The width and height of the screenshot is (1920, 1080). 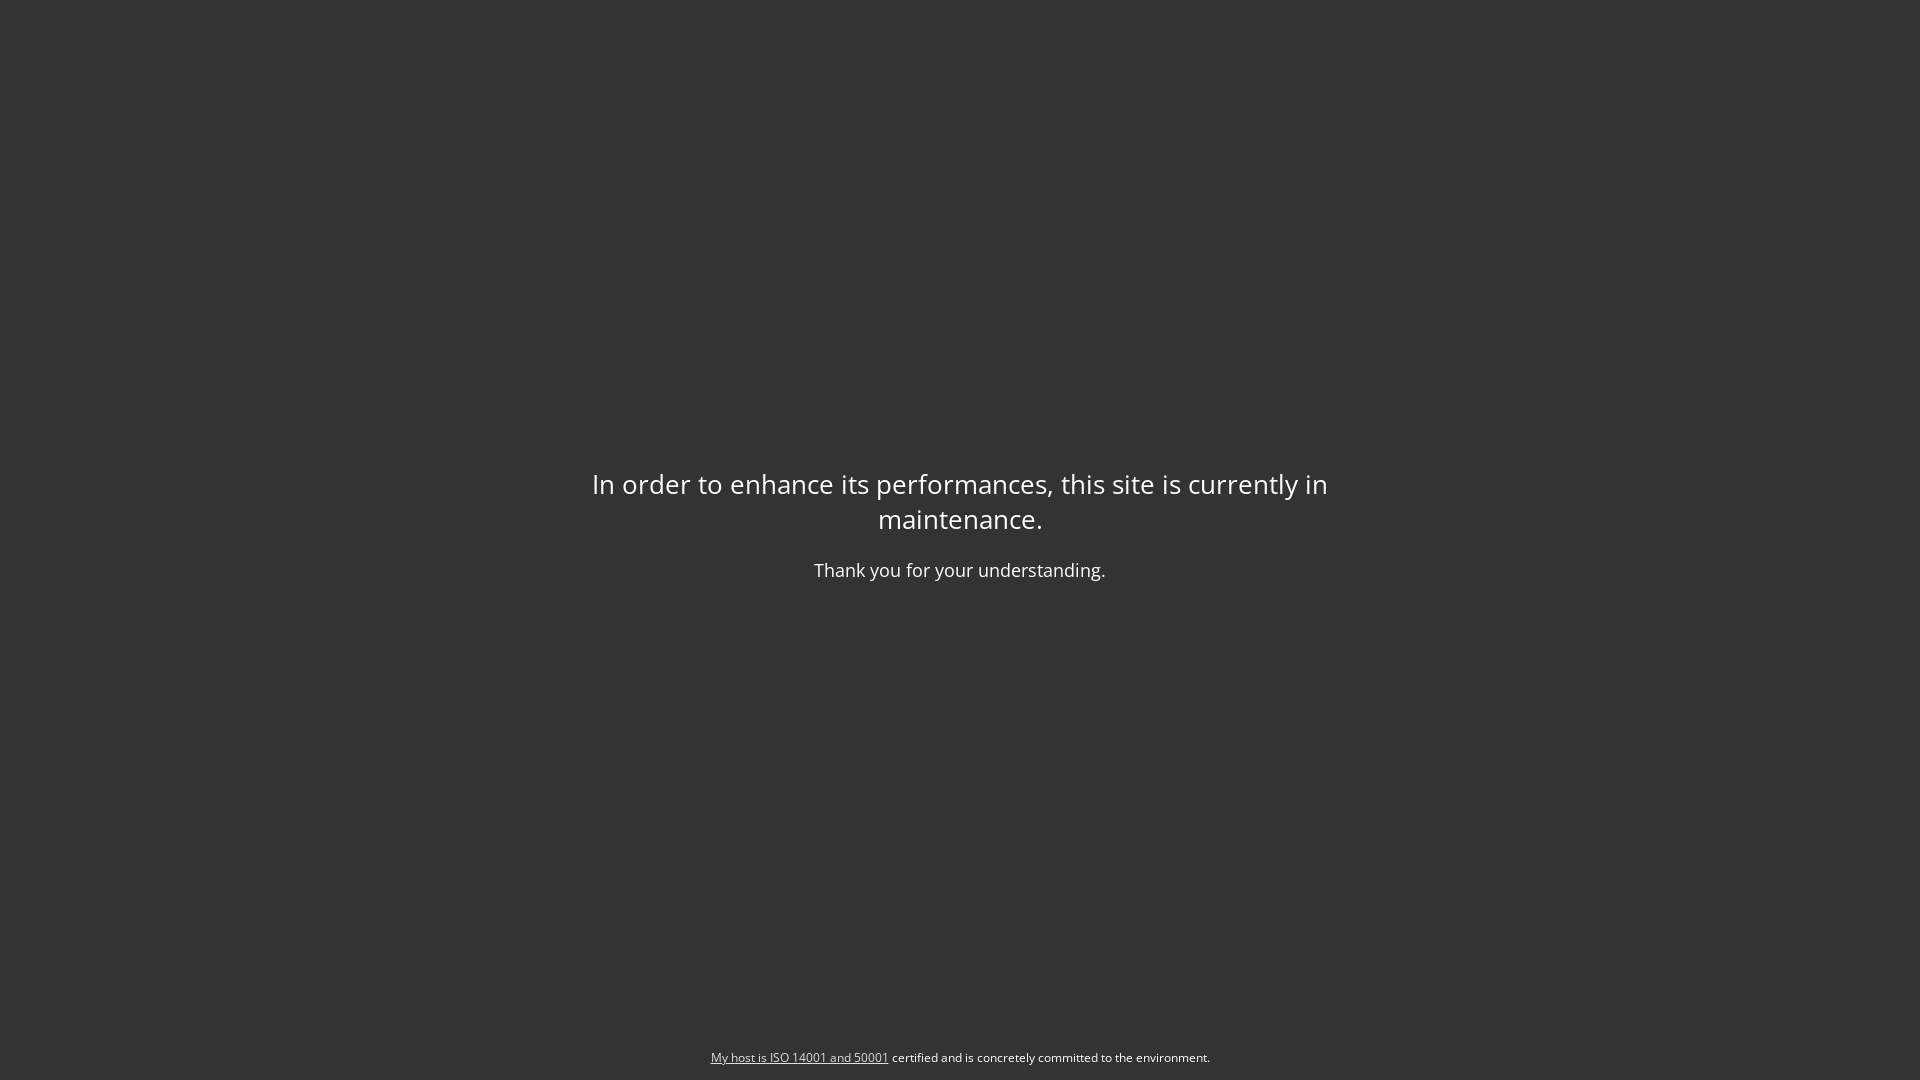 What do you see at coordinates (797, 1056) in the screenshot?
I see `'My host is ISO 14001 and 50001'` at bounding box center [797, 1056].